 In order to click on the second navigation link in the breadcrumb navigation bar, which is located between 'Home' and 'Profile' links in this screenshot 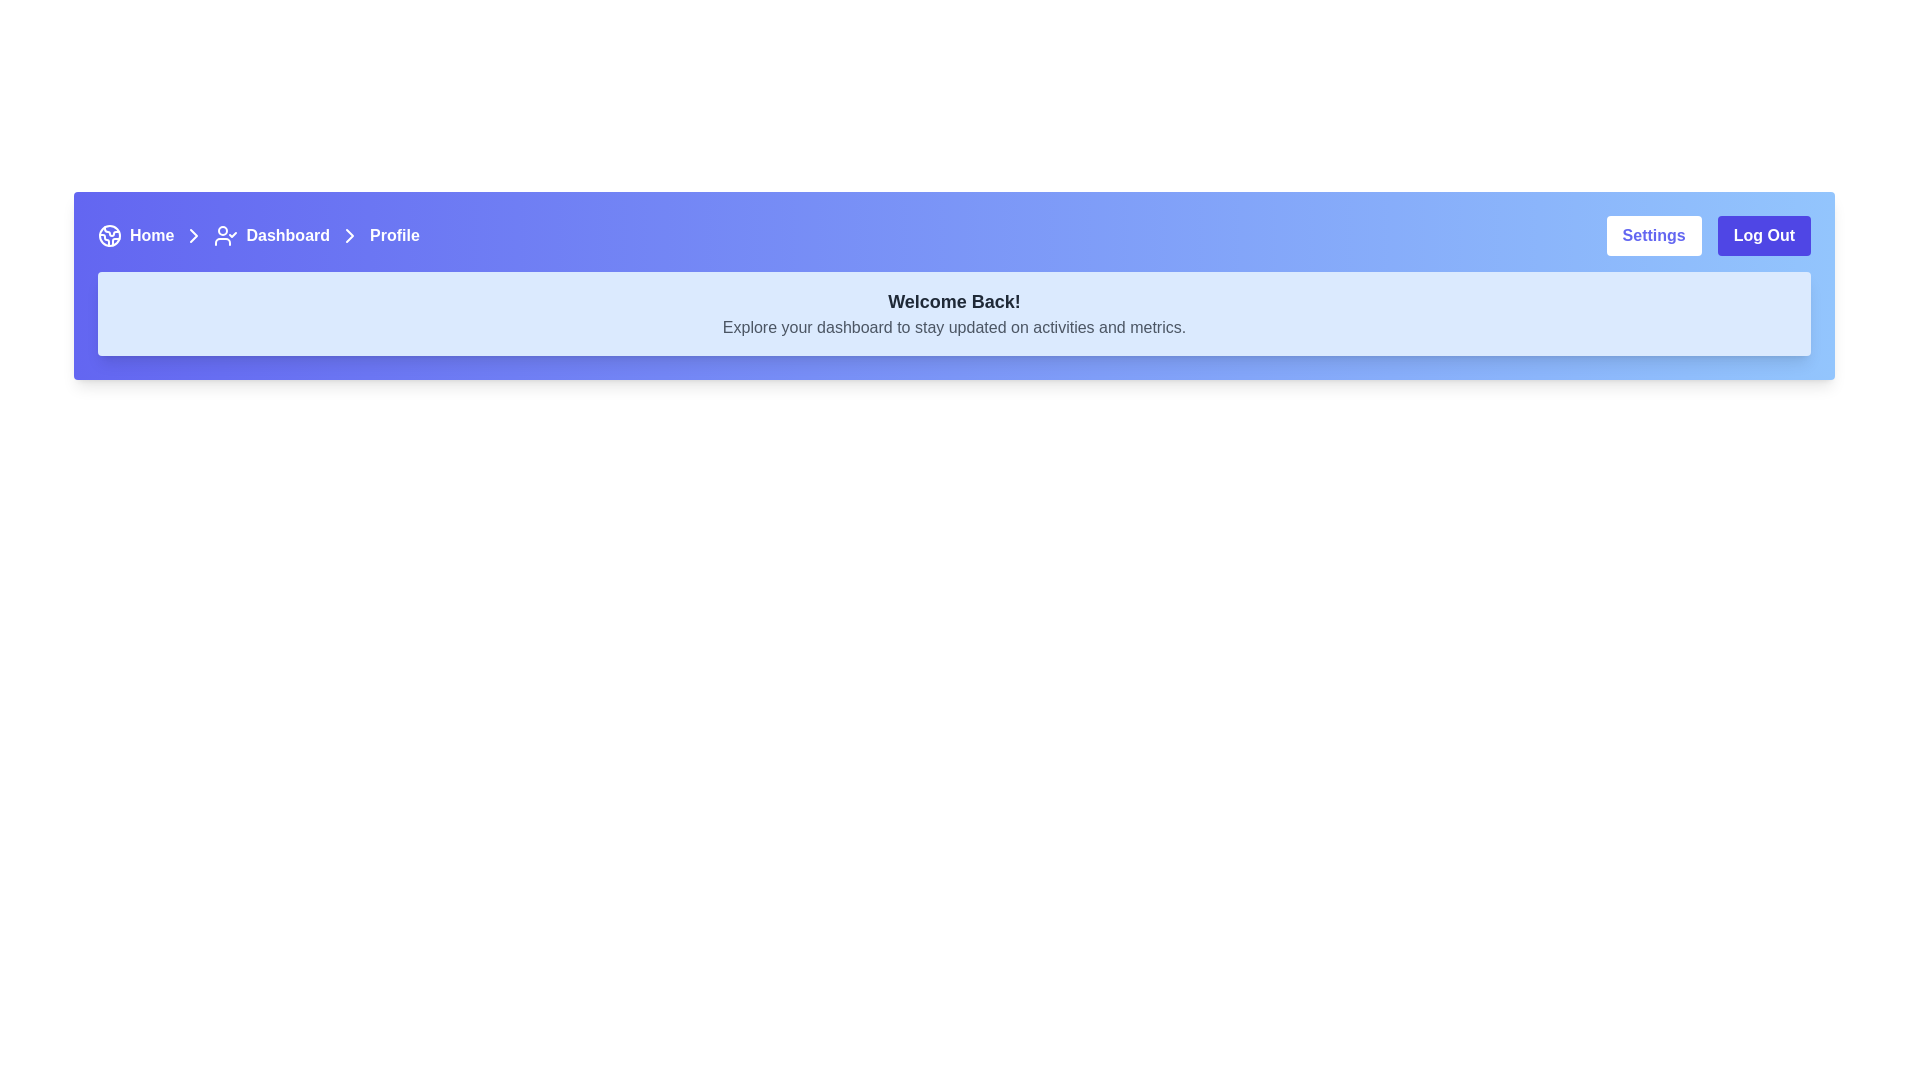, I will do `click(271, 234)`.